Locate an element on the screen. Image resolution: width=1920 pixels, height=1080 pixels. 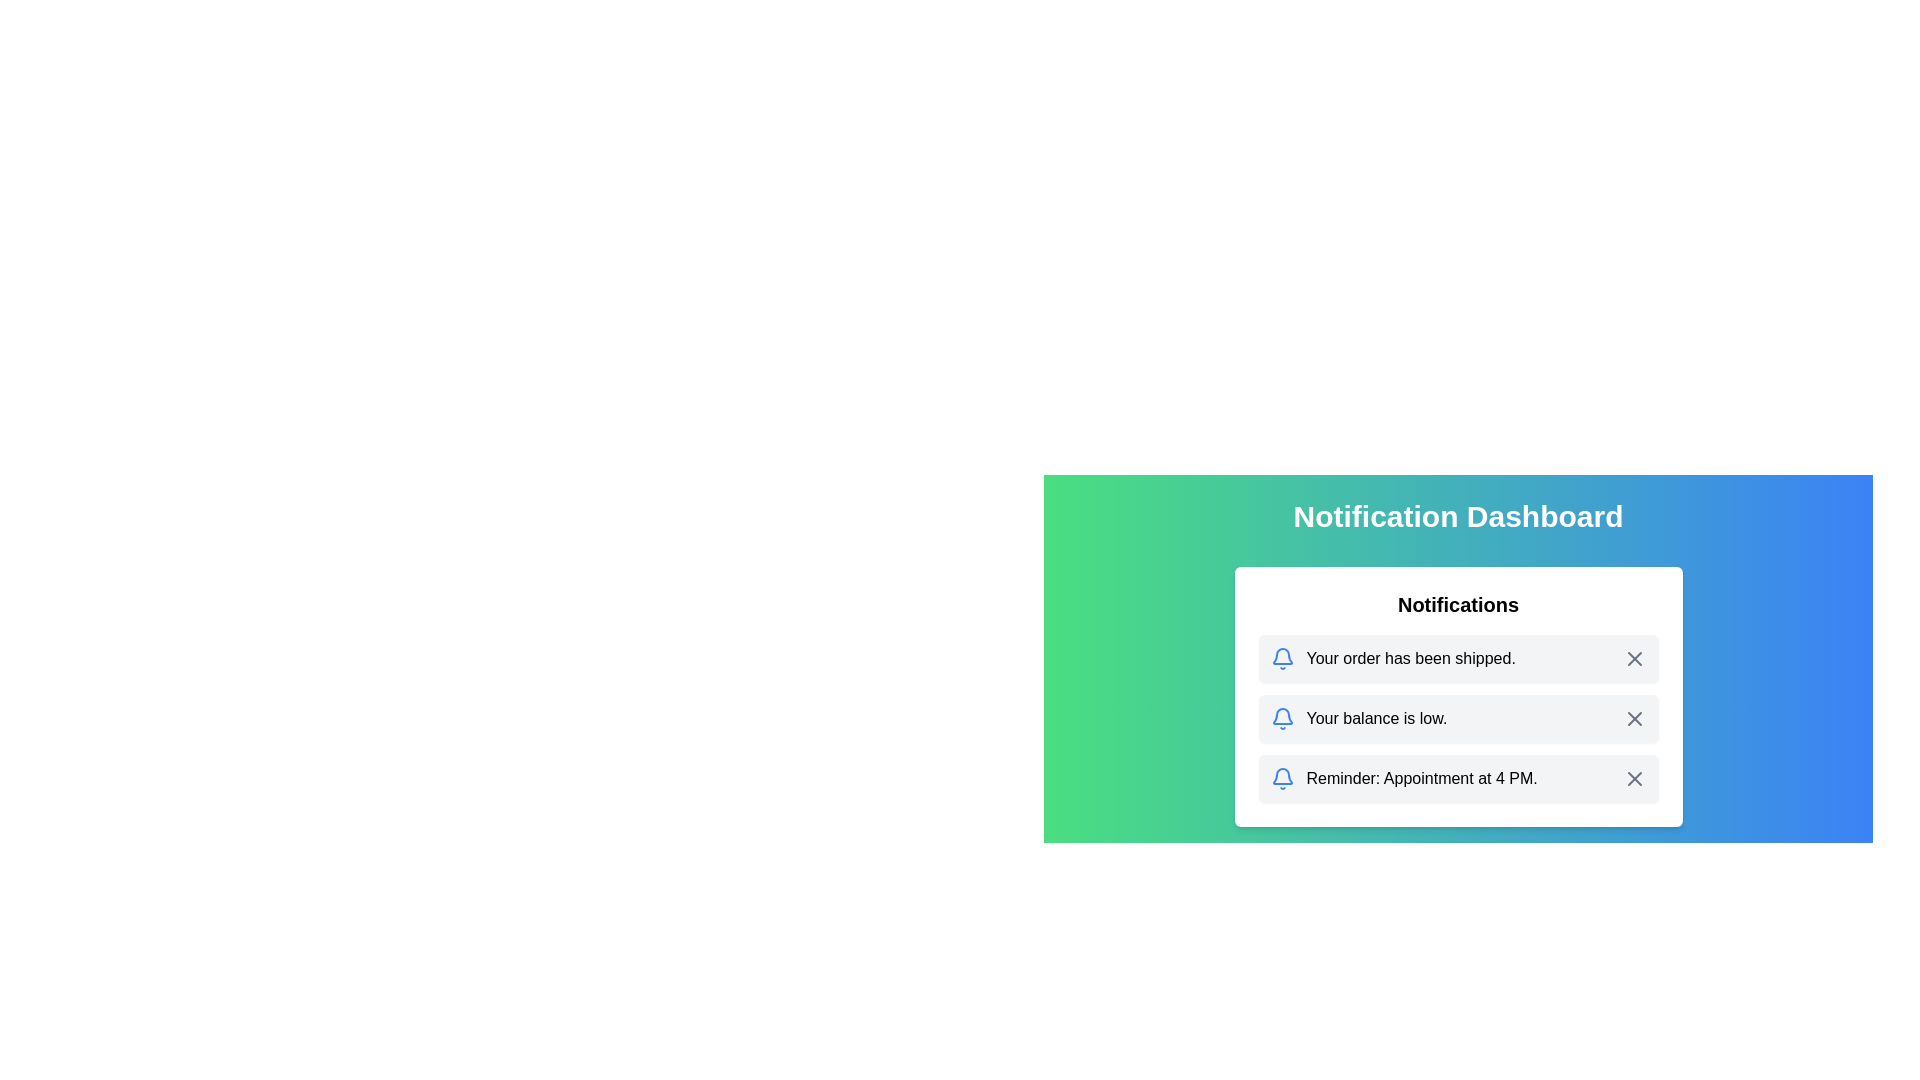
the close button icon located in the top-right corner of the notification that says 'Your order has been shipped' is located at coordinates (1634, 659).